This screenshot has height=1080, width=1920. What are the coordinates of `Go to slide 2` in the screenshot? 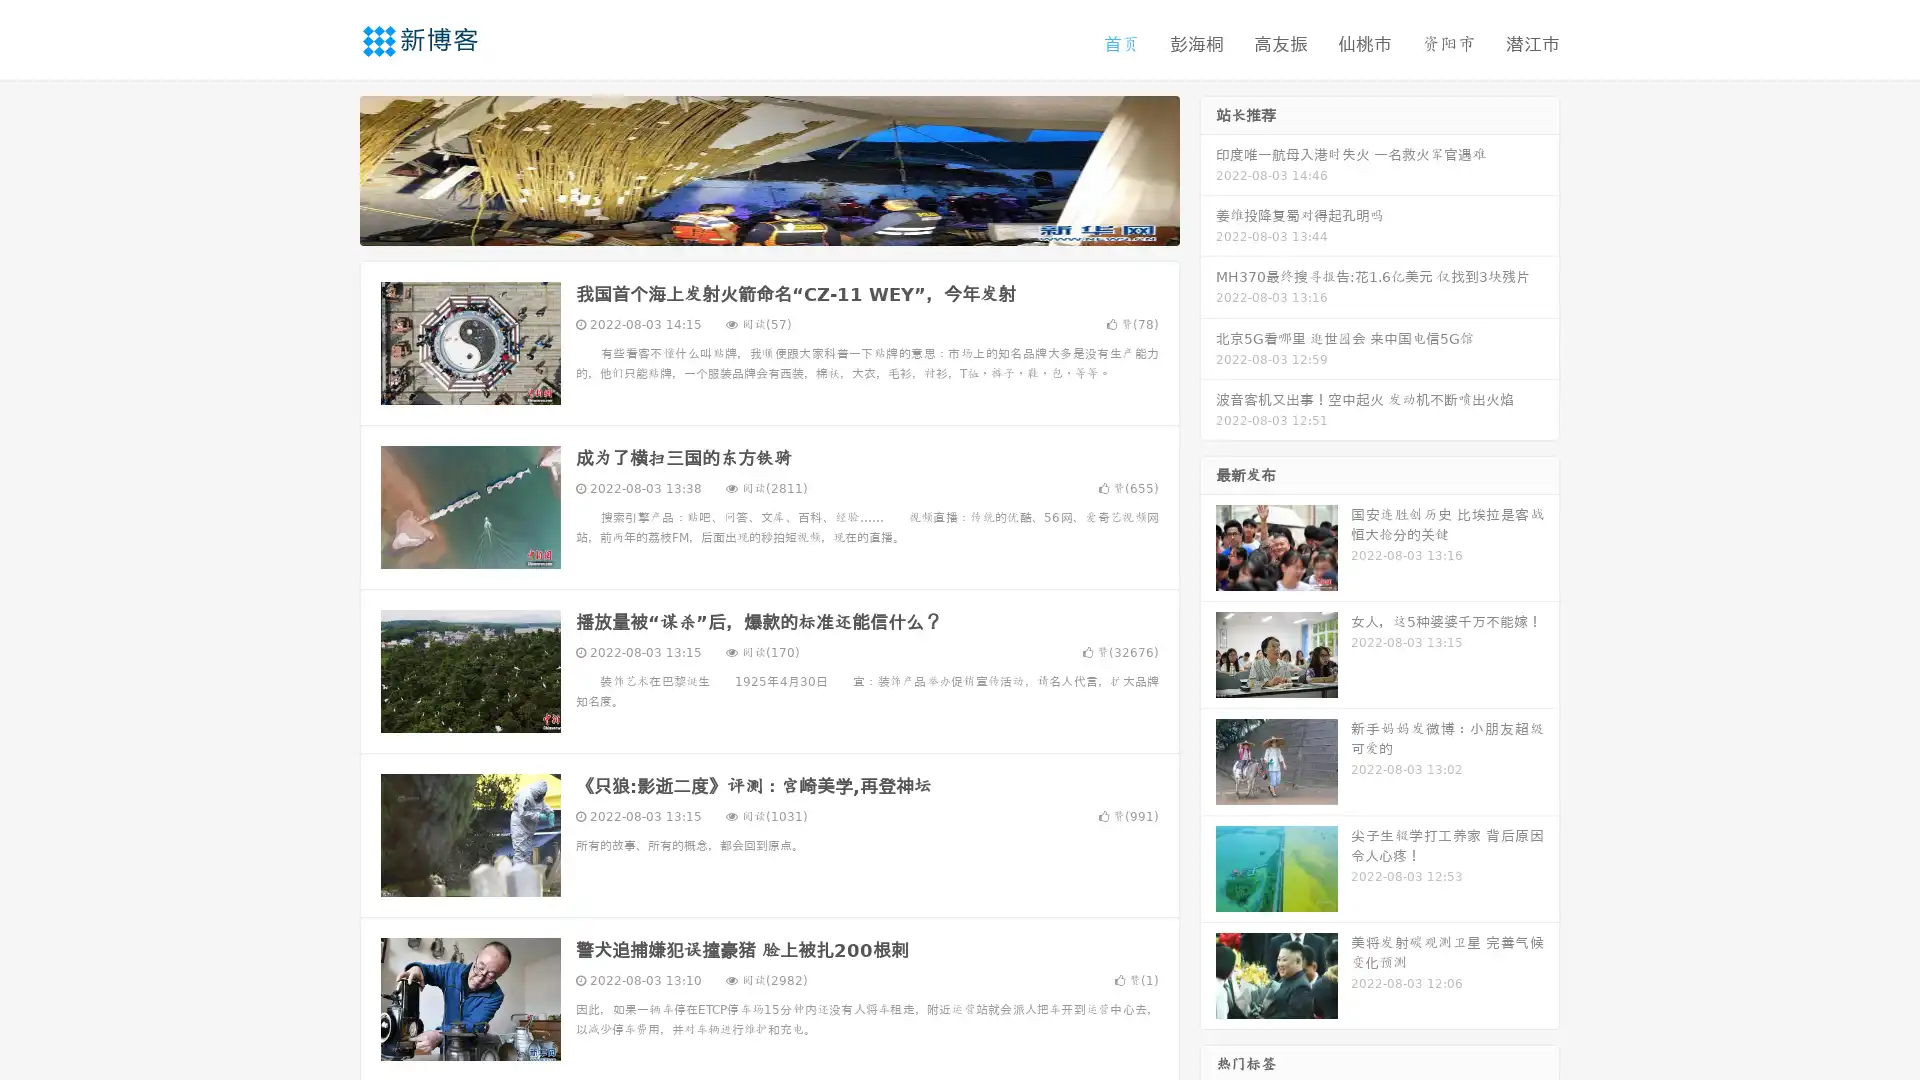 It's located at (768, 225).